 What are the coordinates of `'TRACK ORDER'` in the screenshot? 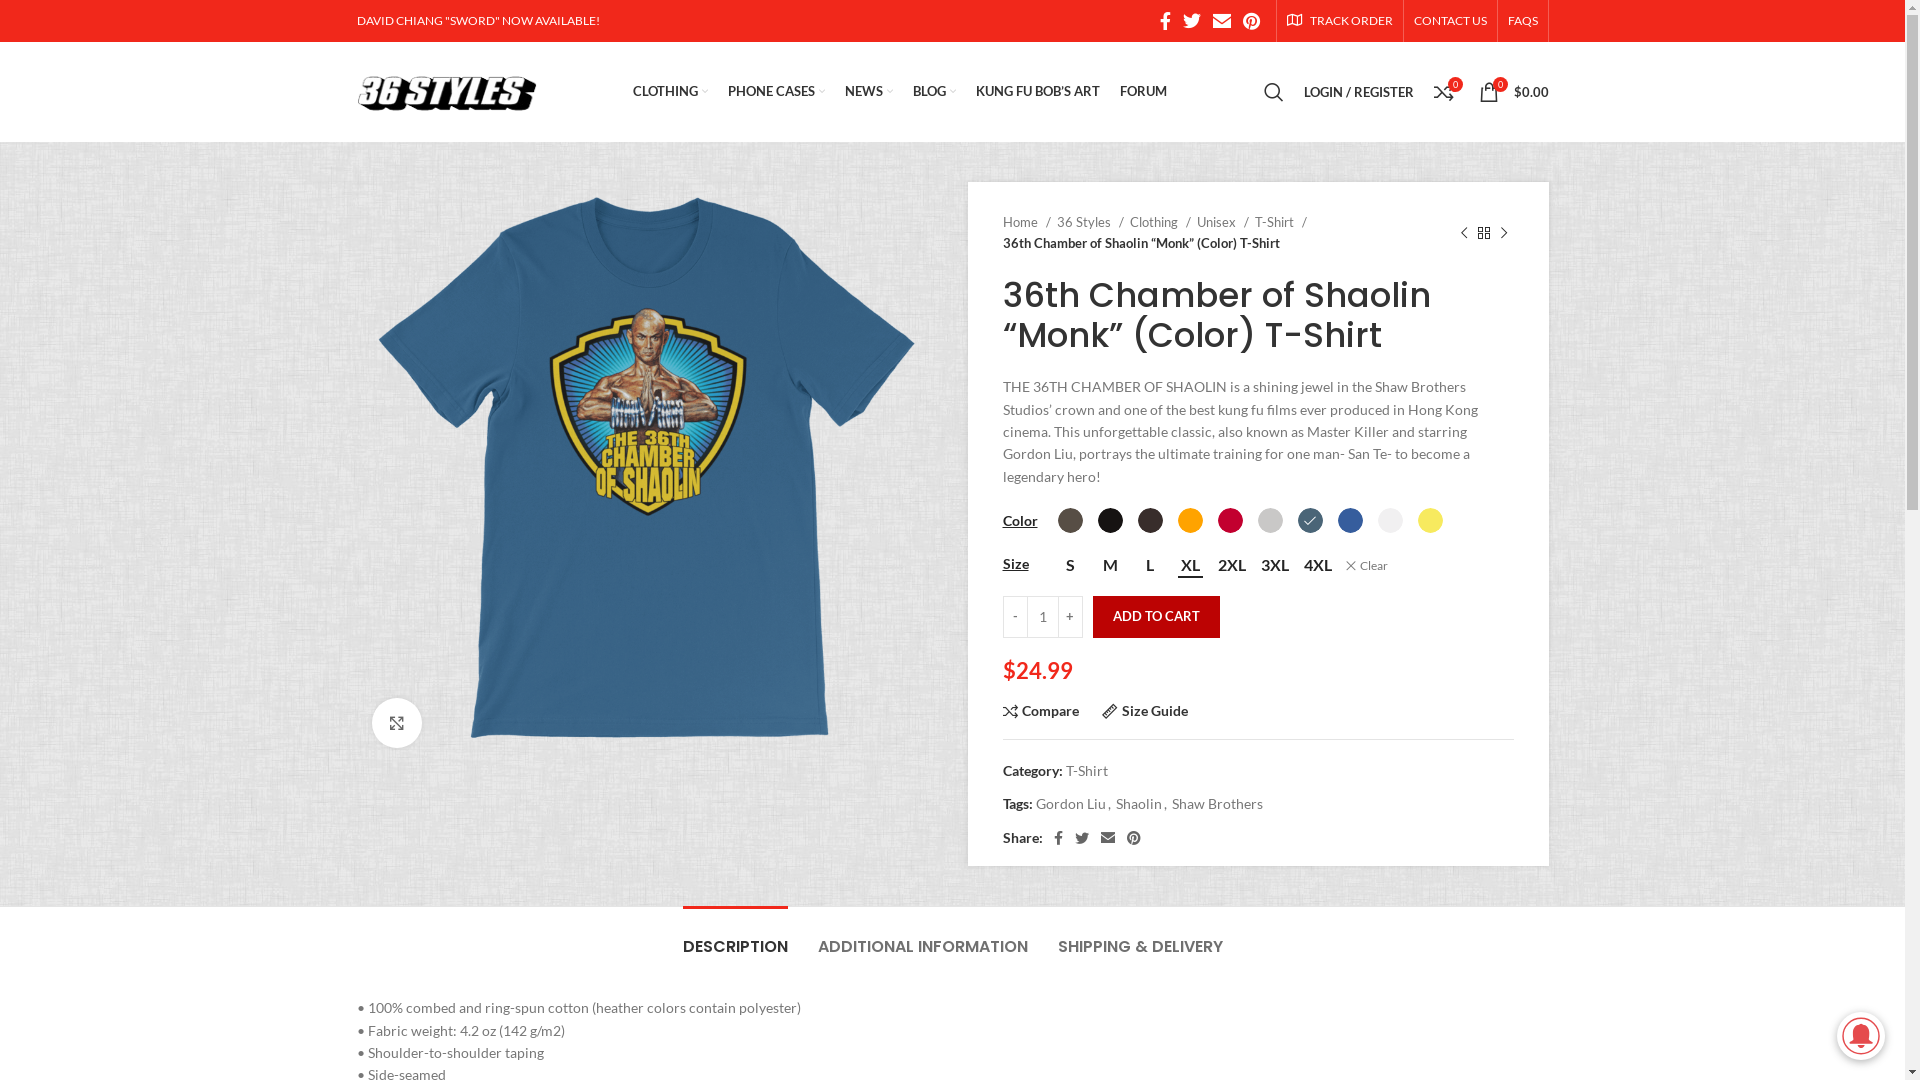 It's located at (1339, 20).